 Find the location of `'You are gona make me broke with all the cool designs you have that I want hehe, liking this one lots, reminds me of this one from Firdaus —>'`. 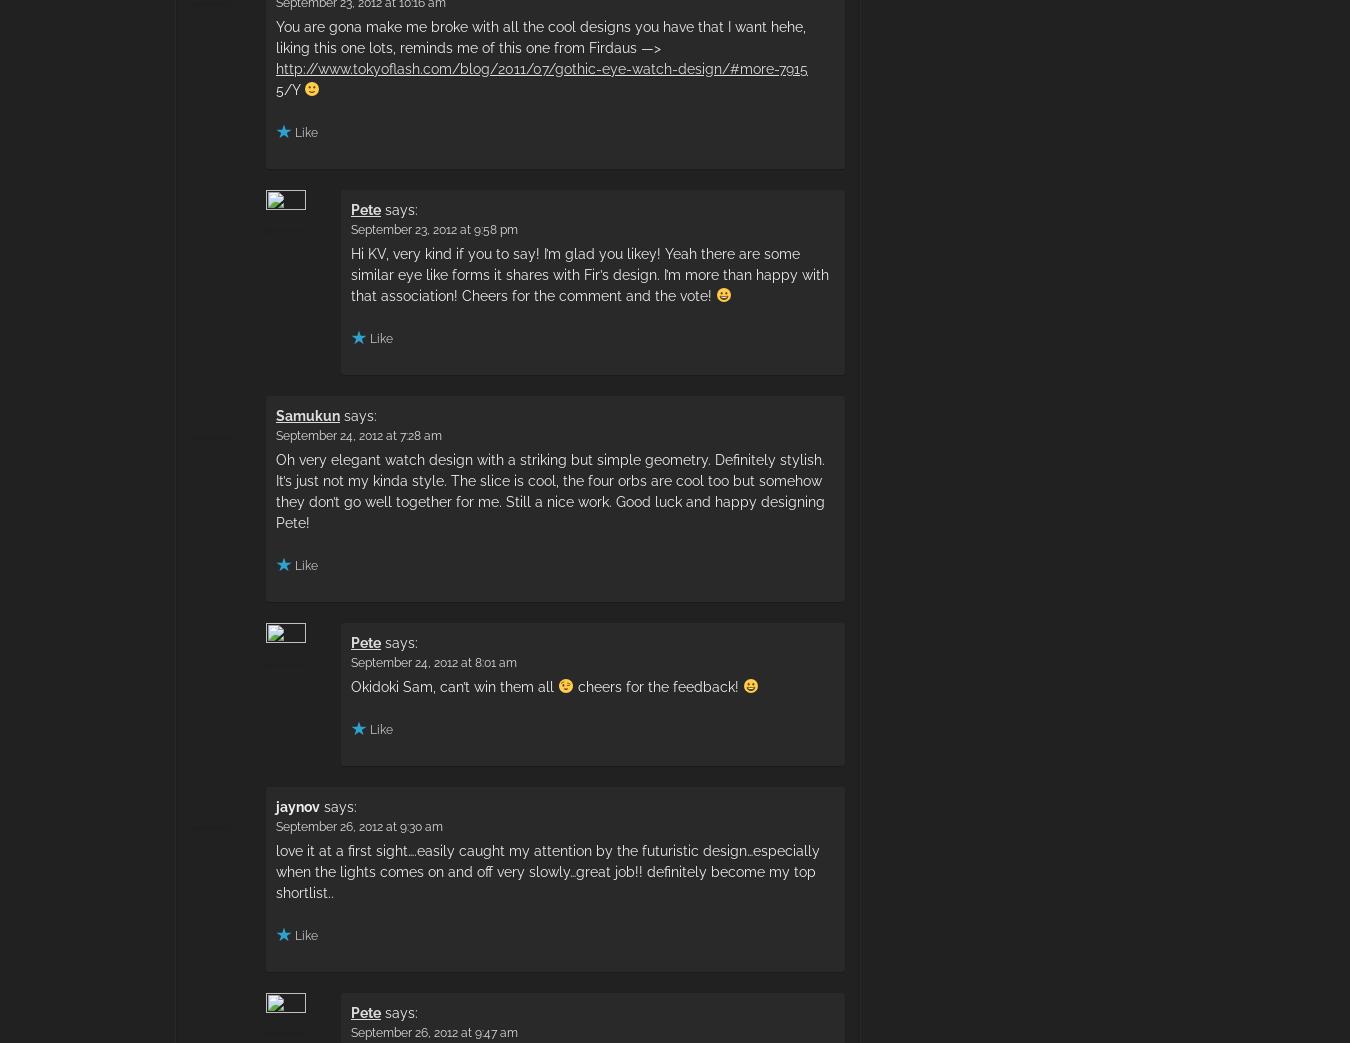

'You are gona make me broke with all the cool designs you have that I want hehe, liking this one lots, reminds me of this one from Firdaus —>' is located at coordinates (539, 35).